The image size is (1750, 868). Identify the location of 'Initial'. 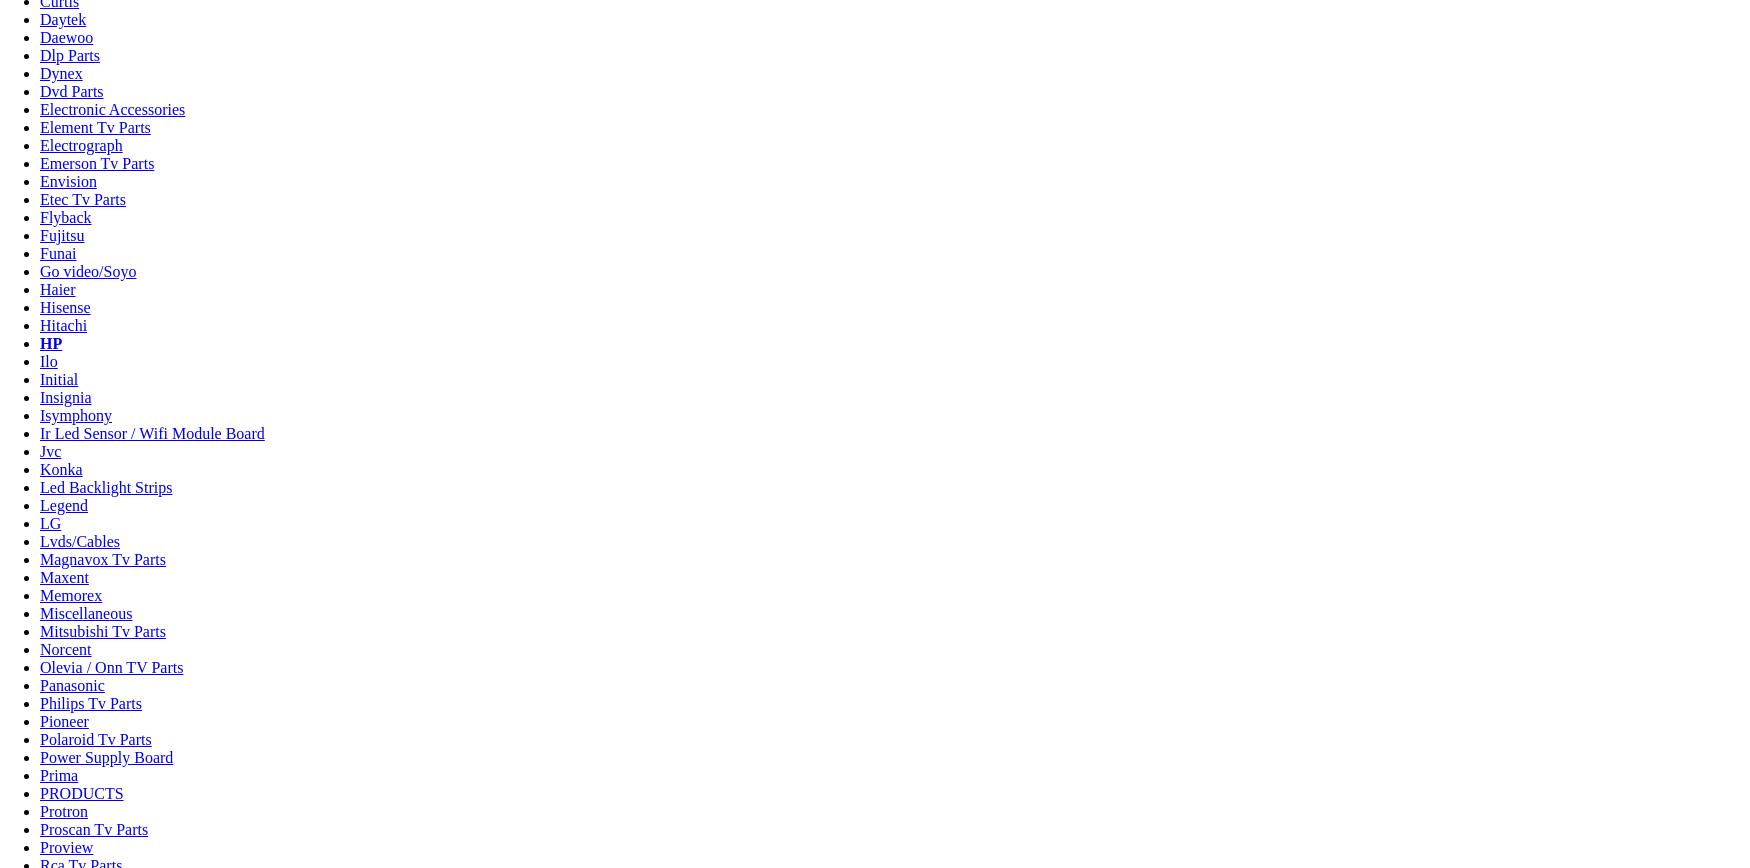
(57, 379).